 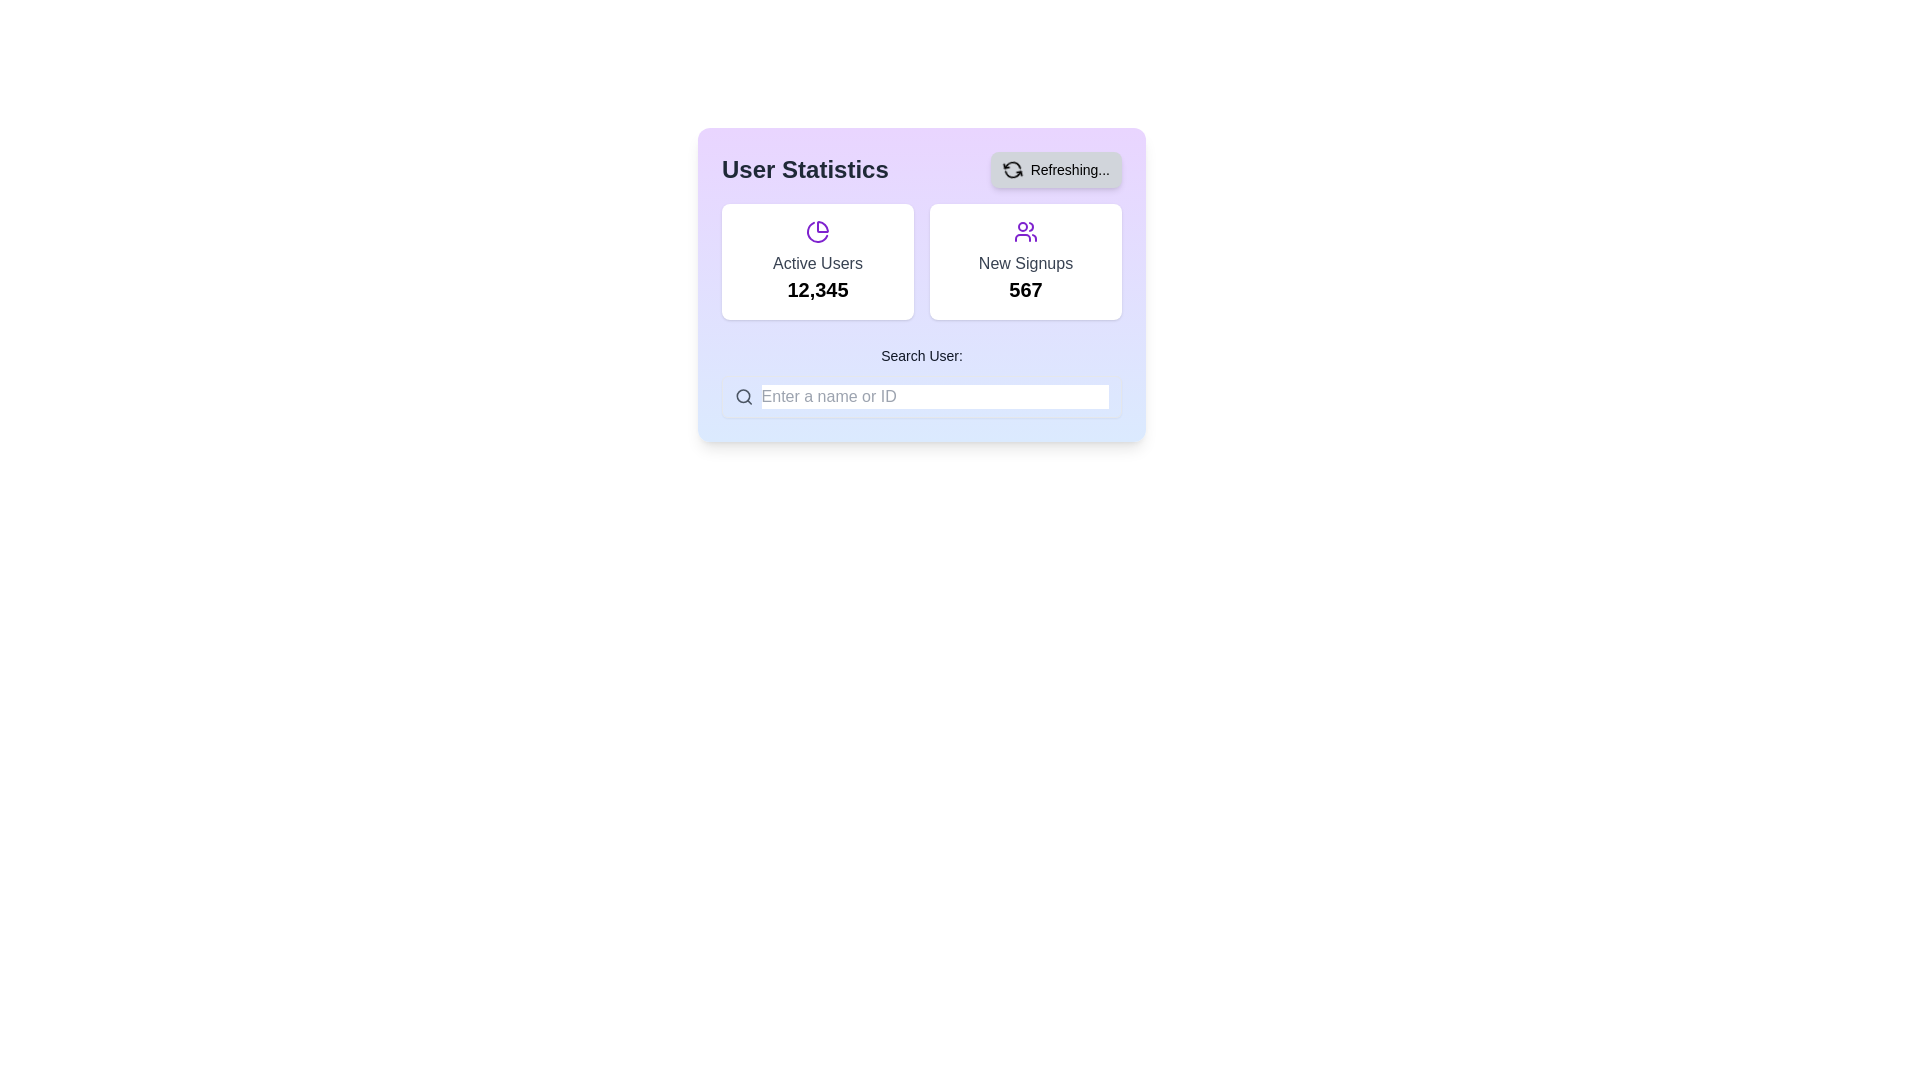 What do you see at coordinates (920, 168) in the screenshot?
I see `the text label styled as a heading indicating 'User Statistics'` at bounding box center [920, 168].